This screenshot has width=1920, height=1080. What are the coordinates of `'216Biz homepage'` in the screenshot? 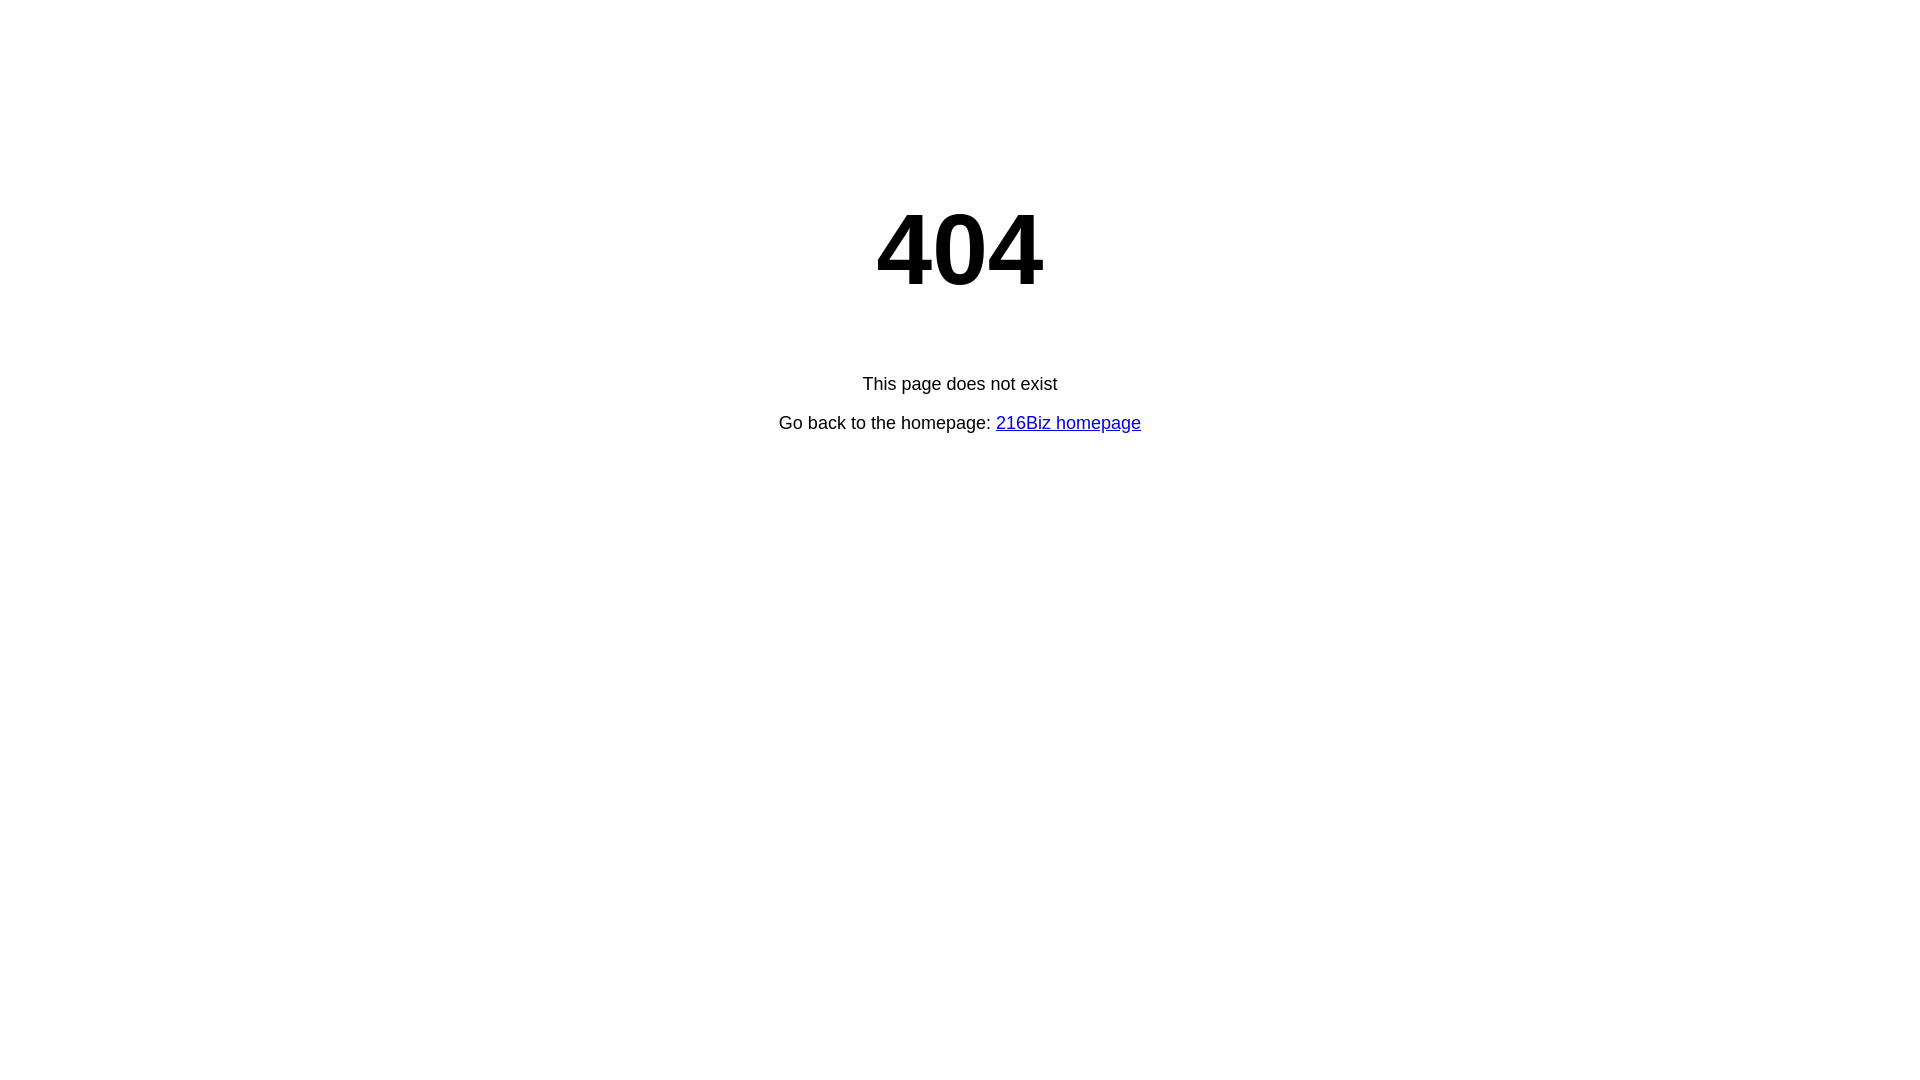 It's located at (1067, 422).